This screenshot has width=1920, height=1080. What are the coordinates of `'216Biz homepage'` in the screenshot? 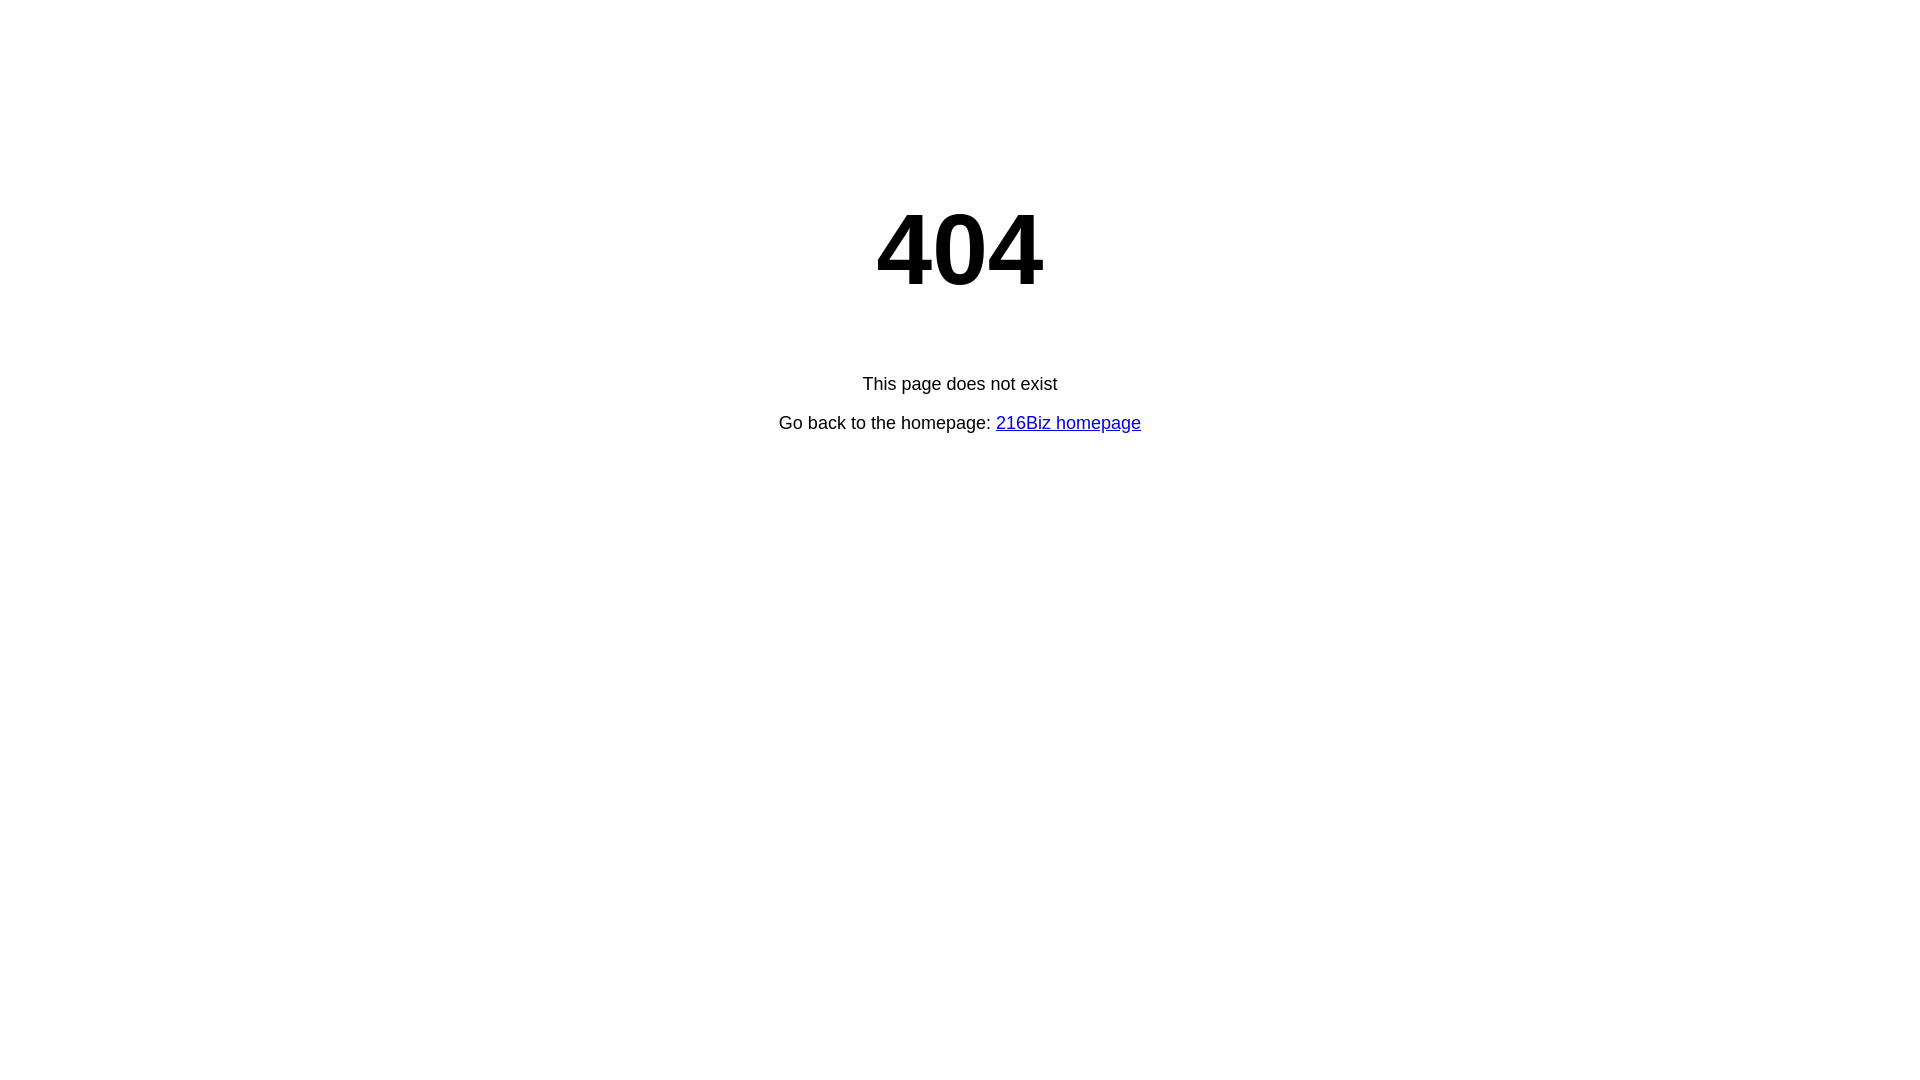 It's located at (1067, 422).